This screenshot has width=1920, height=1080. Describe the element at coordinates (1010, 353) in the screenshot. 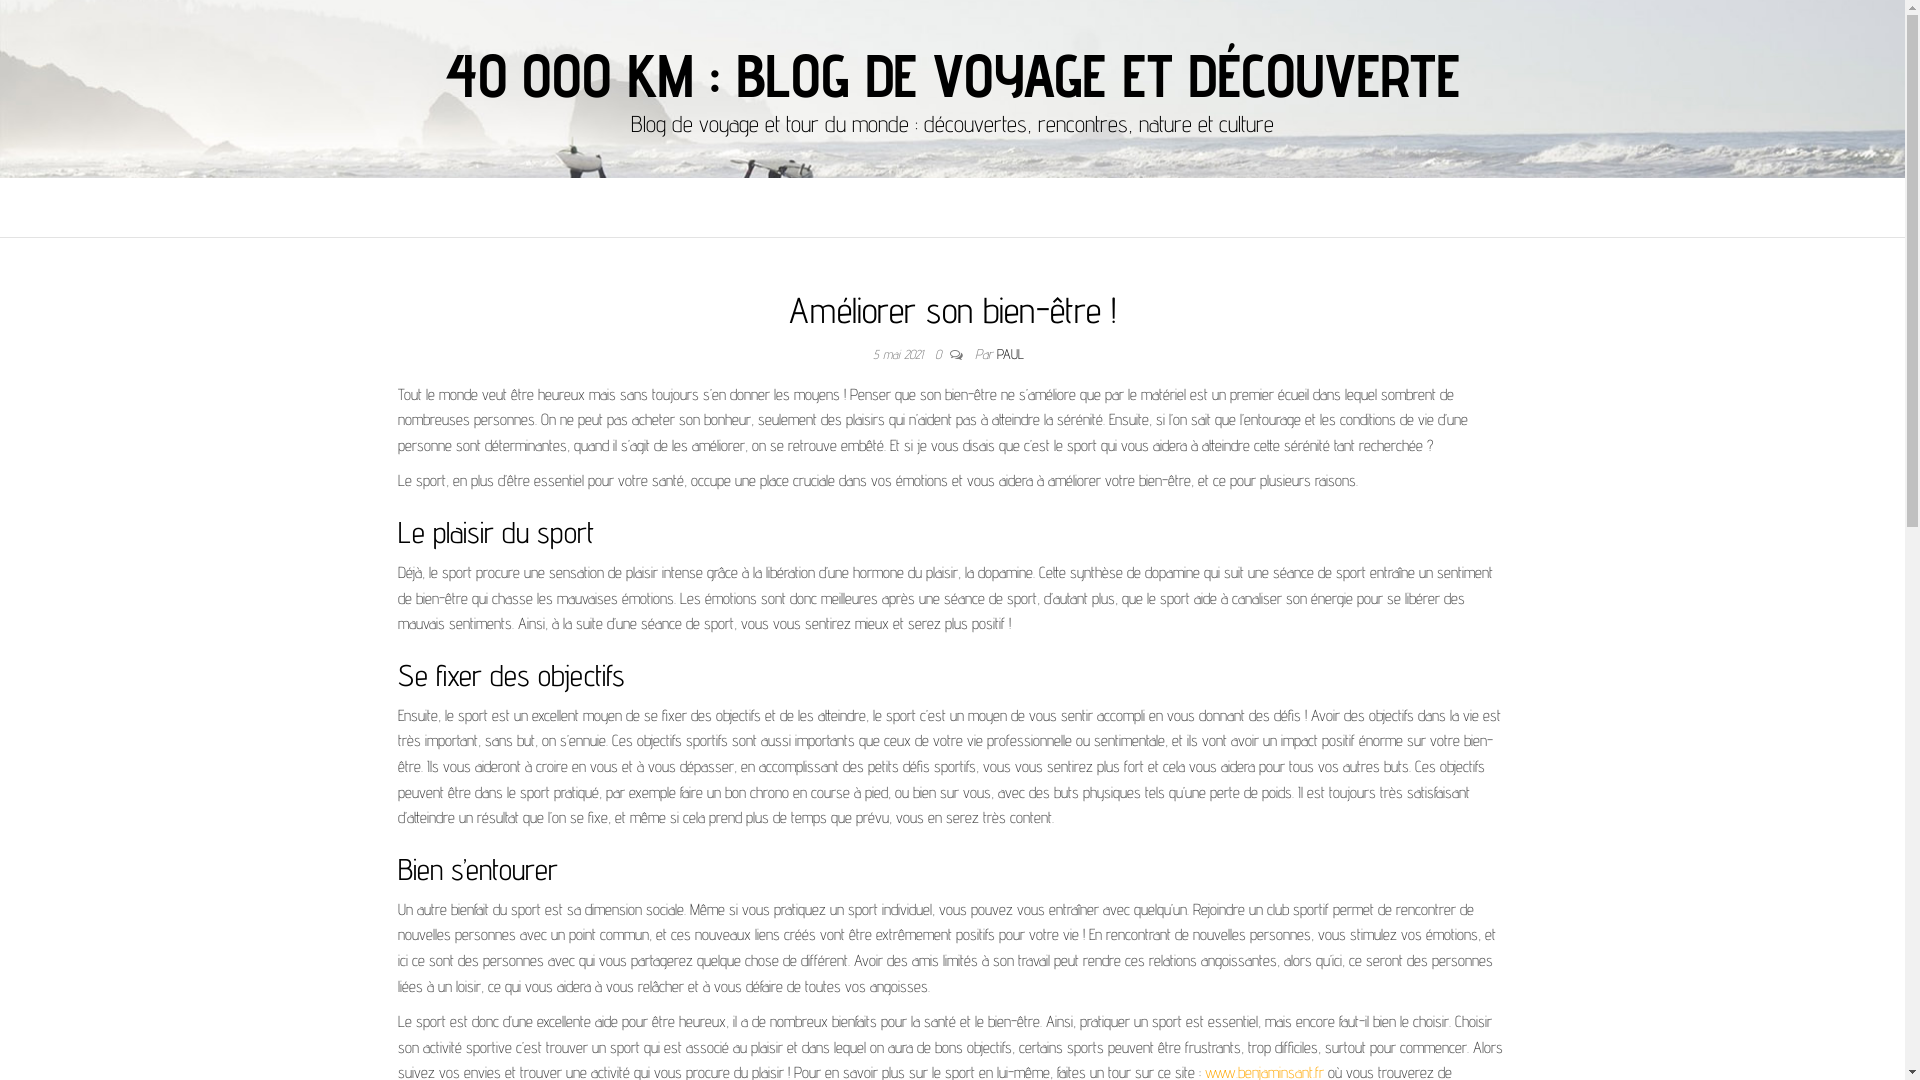

I see `'PAUL'` at that location.